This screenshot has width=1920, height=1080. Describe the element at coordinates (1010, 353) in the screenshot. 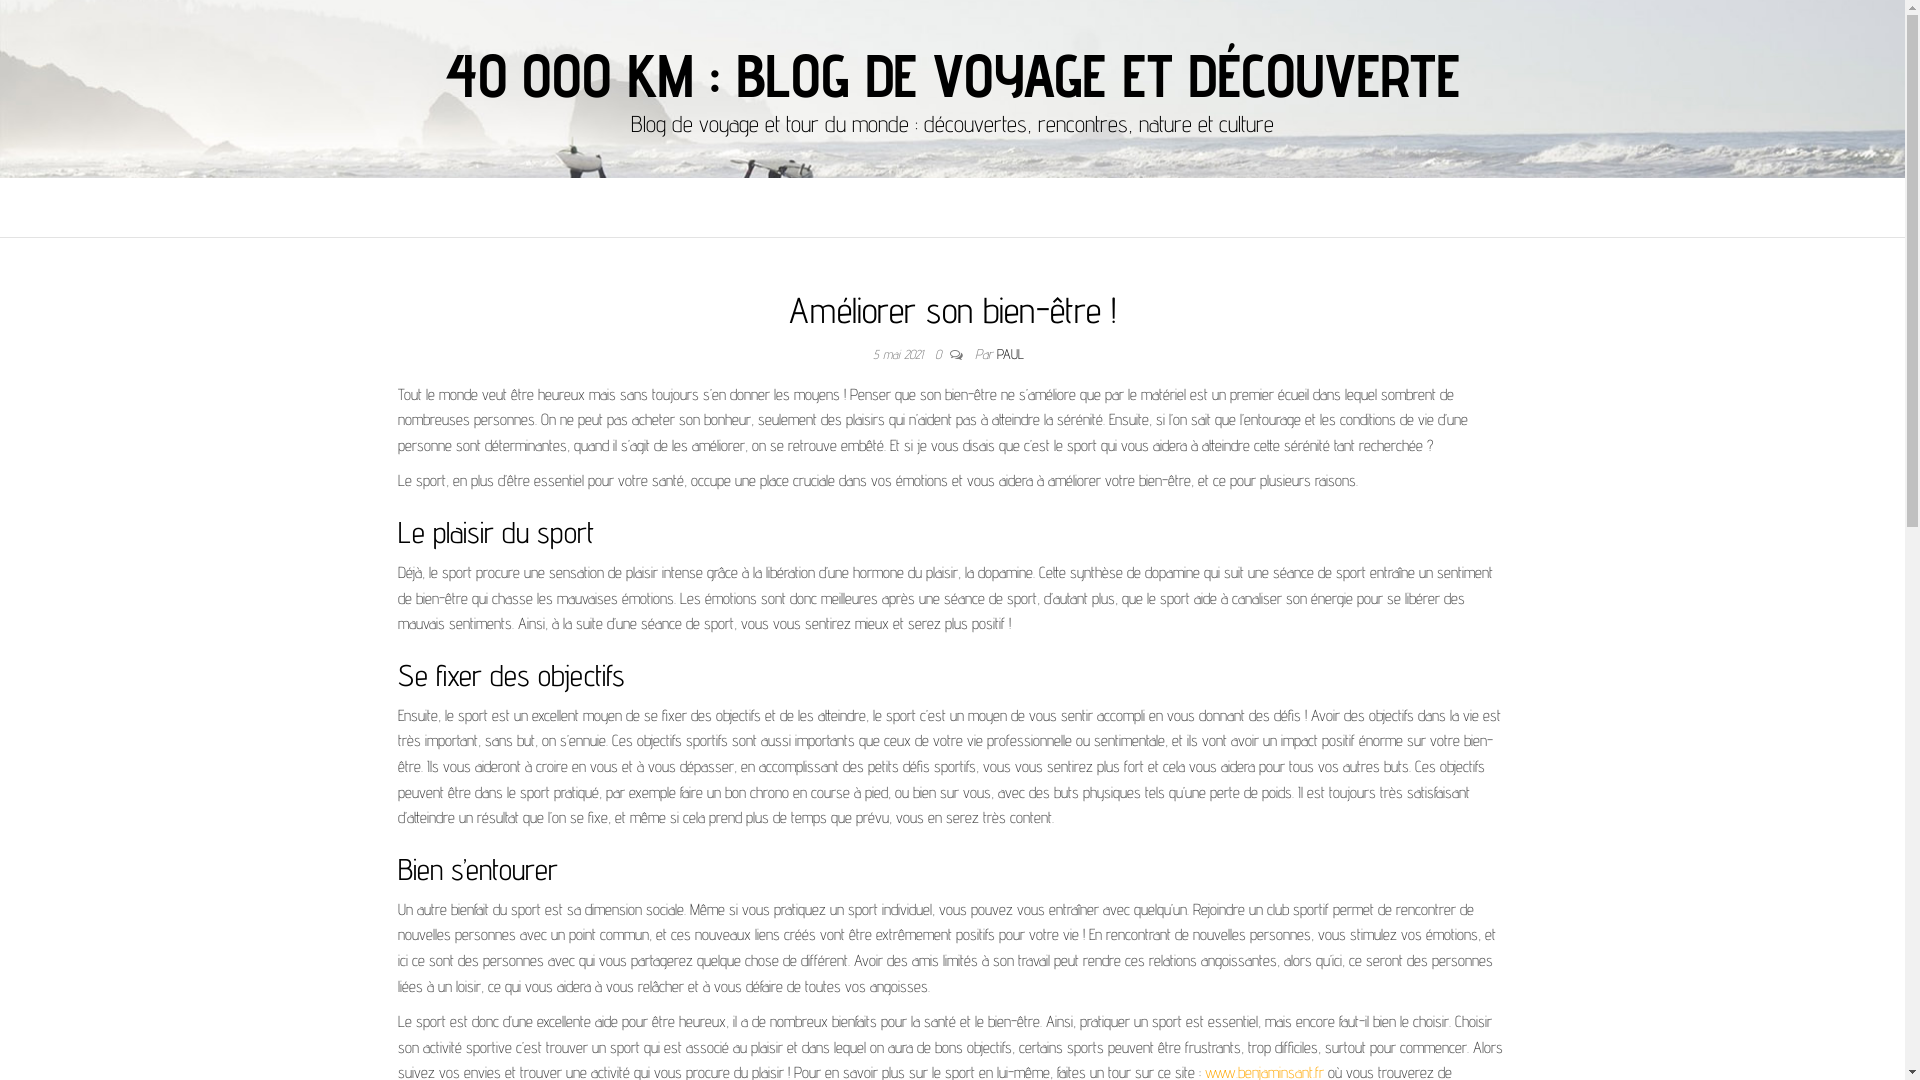

I see `'PAUL'` at that location.